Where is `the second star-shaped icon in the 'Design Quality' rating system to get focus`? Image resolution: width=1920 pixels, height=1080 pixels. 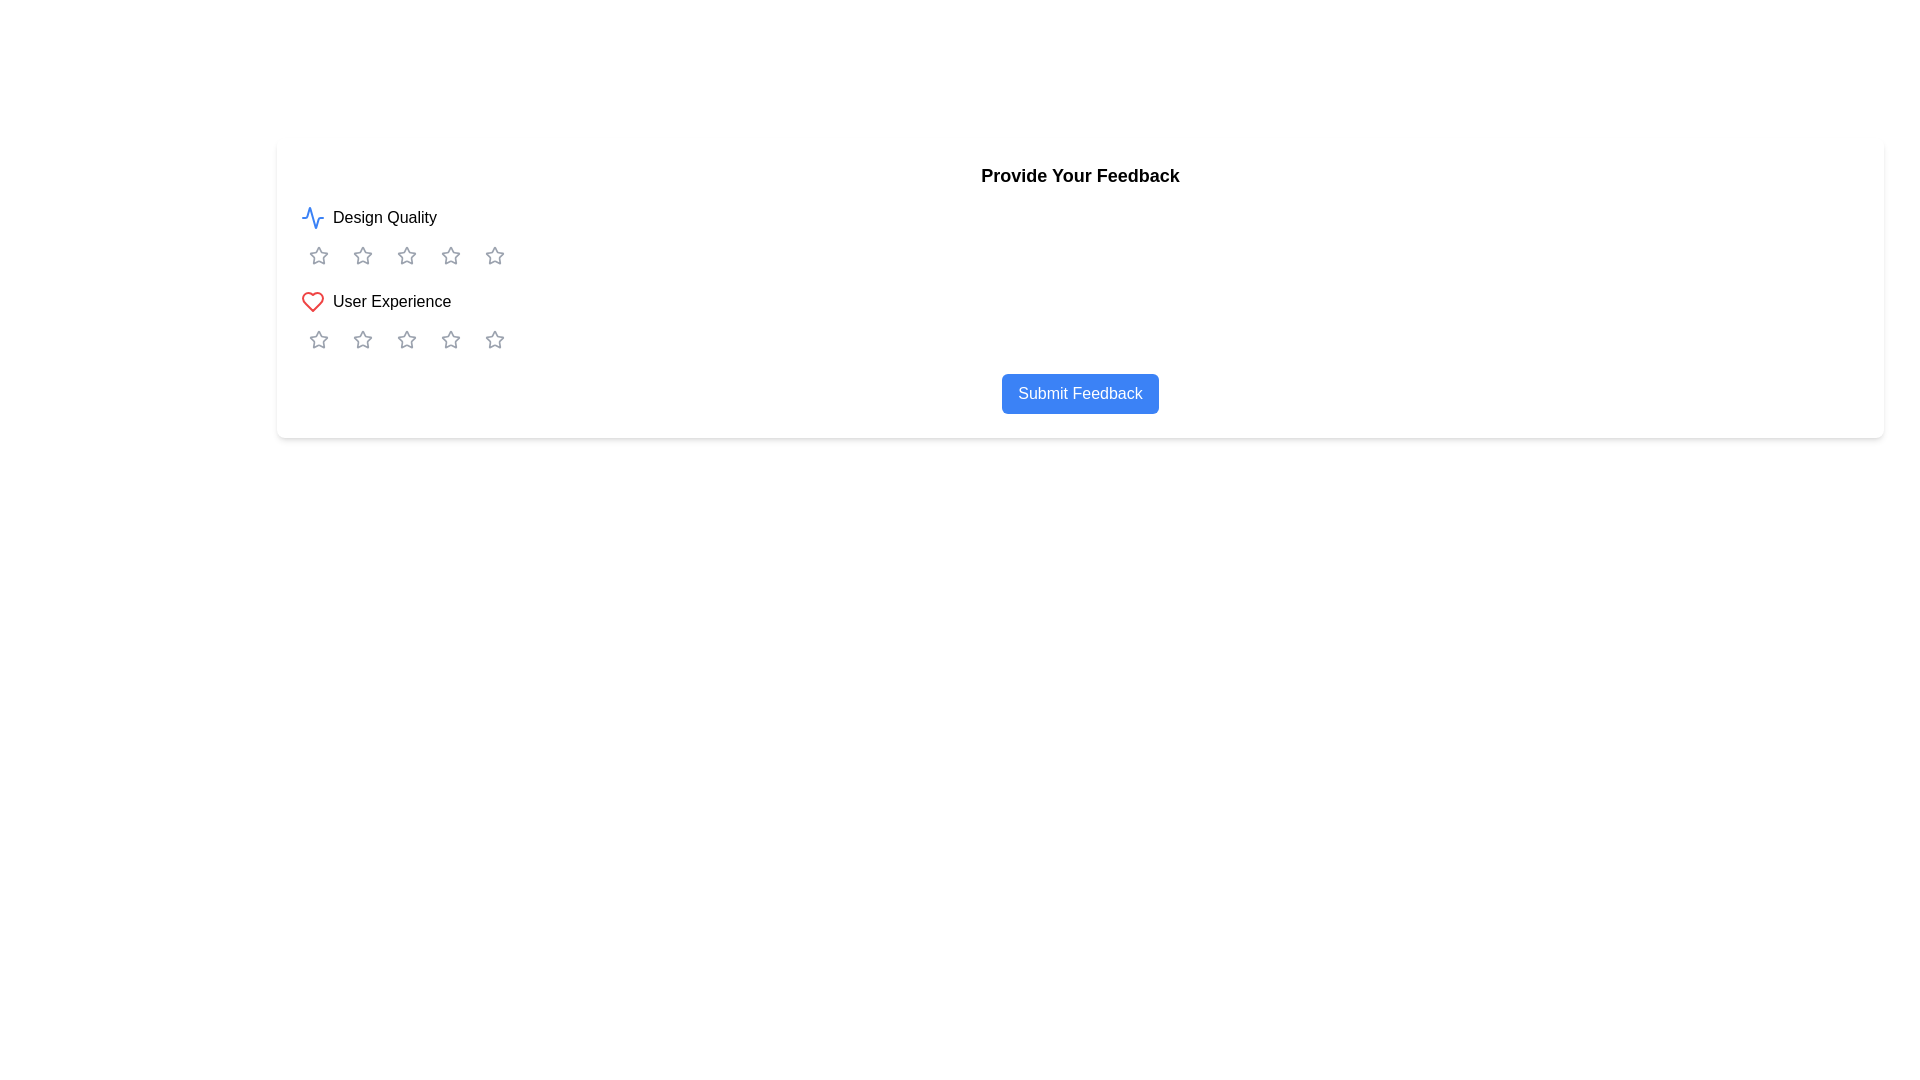 the second star-shaped icon in the 'Design Quality' rating system to get focus is located at coordinates (363, 254).